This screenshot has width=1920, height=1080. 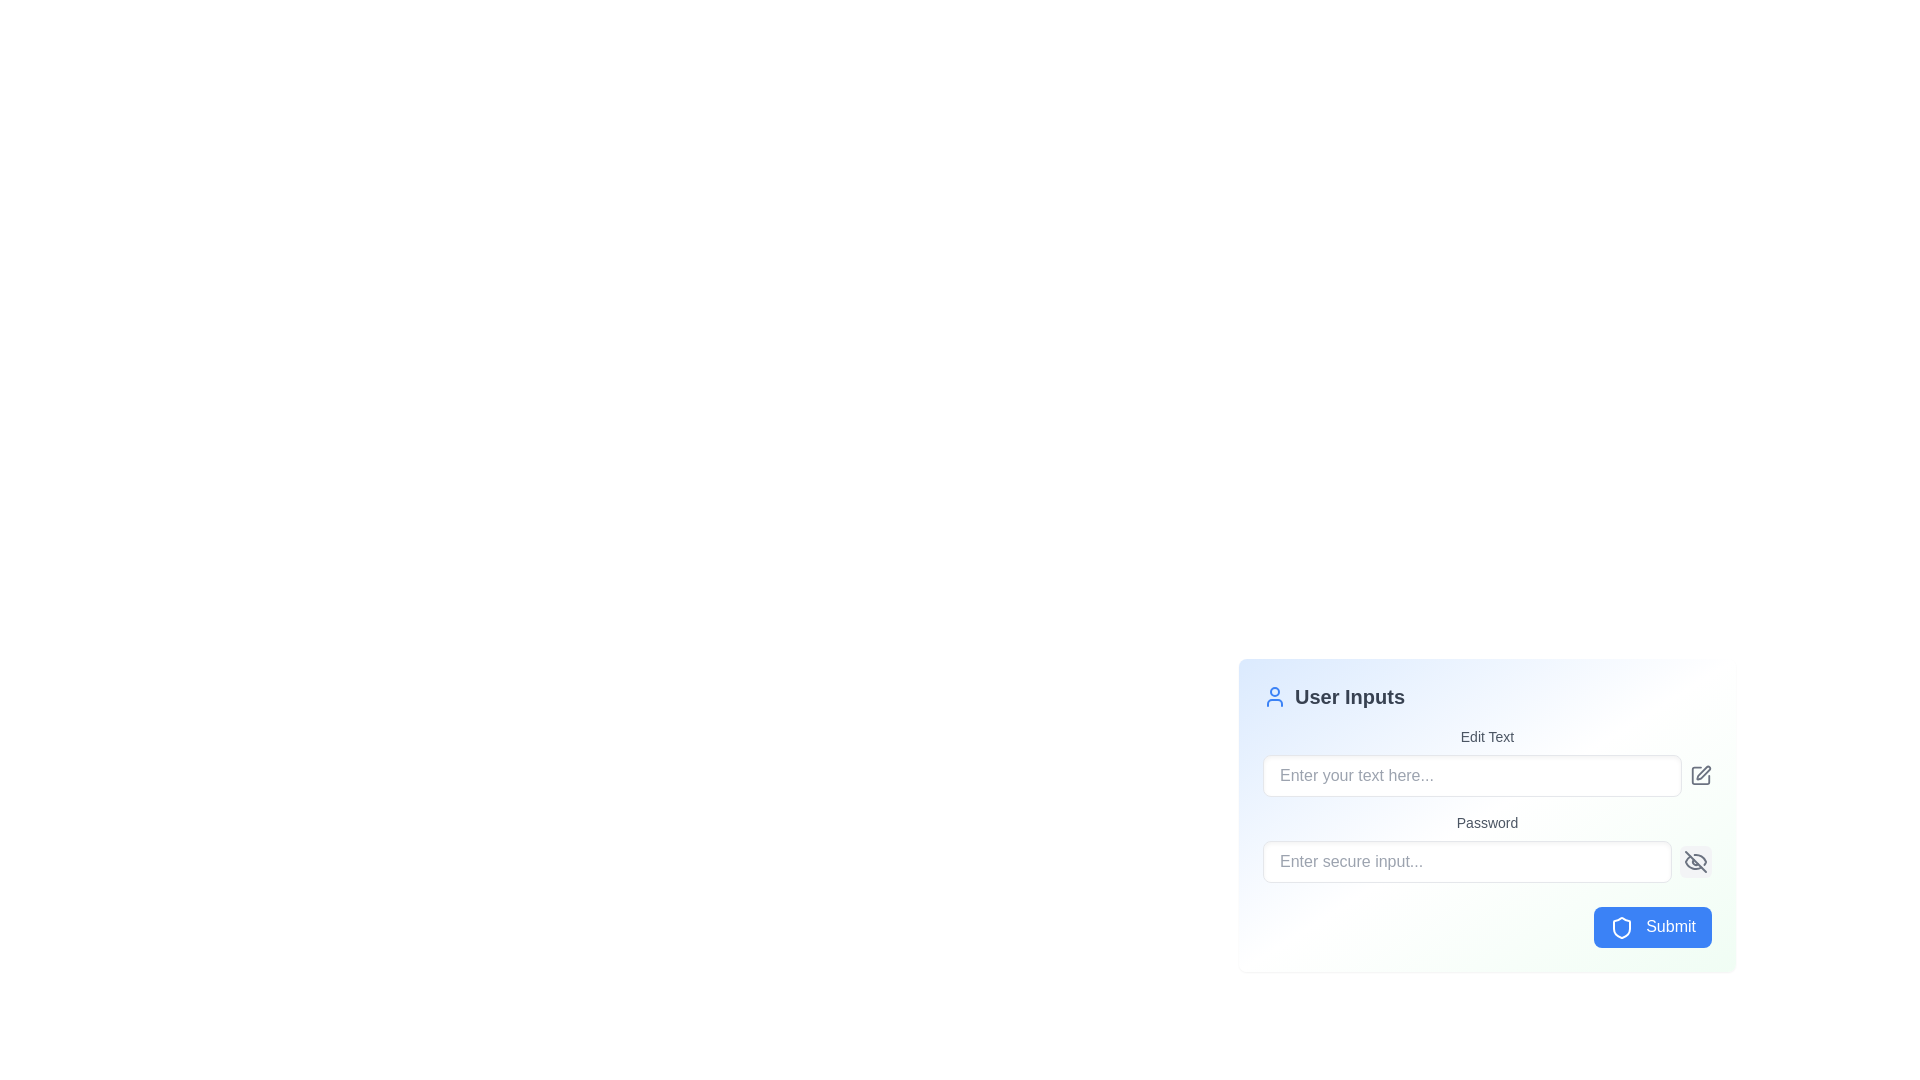 What do you see at coordinates (1621, 927) in the screenshot?
I see `the 'Submit' button which contains the shield icon on its left side, located in the bottom-right corner of the interface within the 'User Inputs' section` at bounding box center [1621, 927].